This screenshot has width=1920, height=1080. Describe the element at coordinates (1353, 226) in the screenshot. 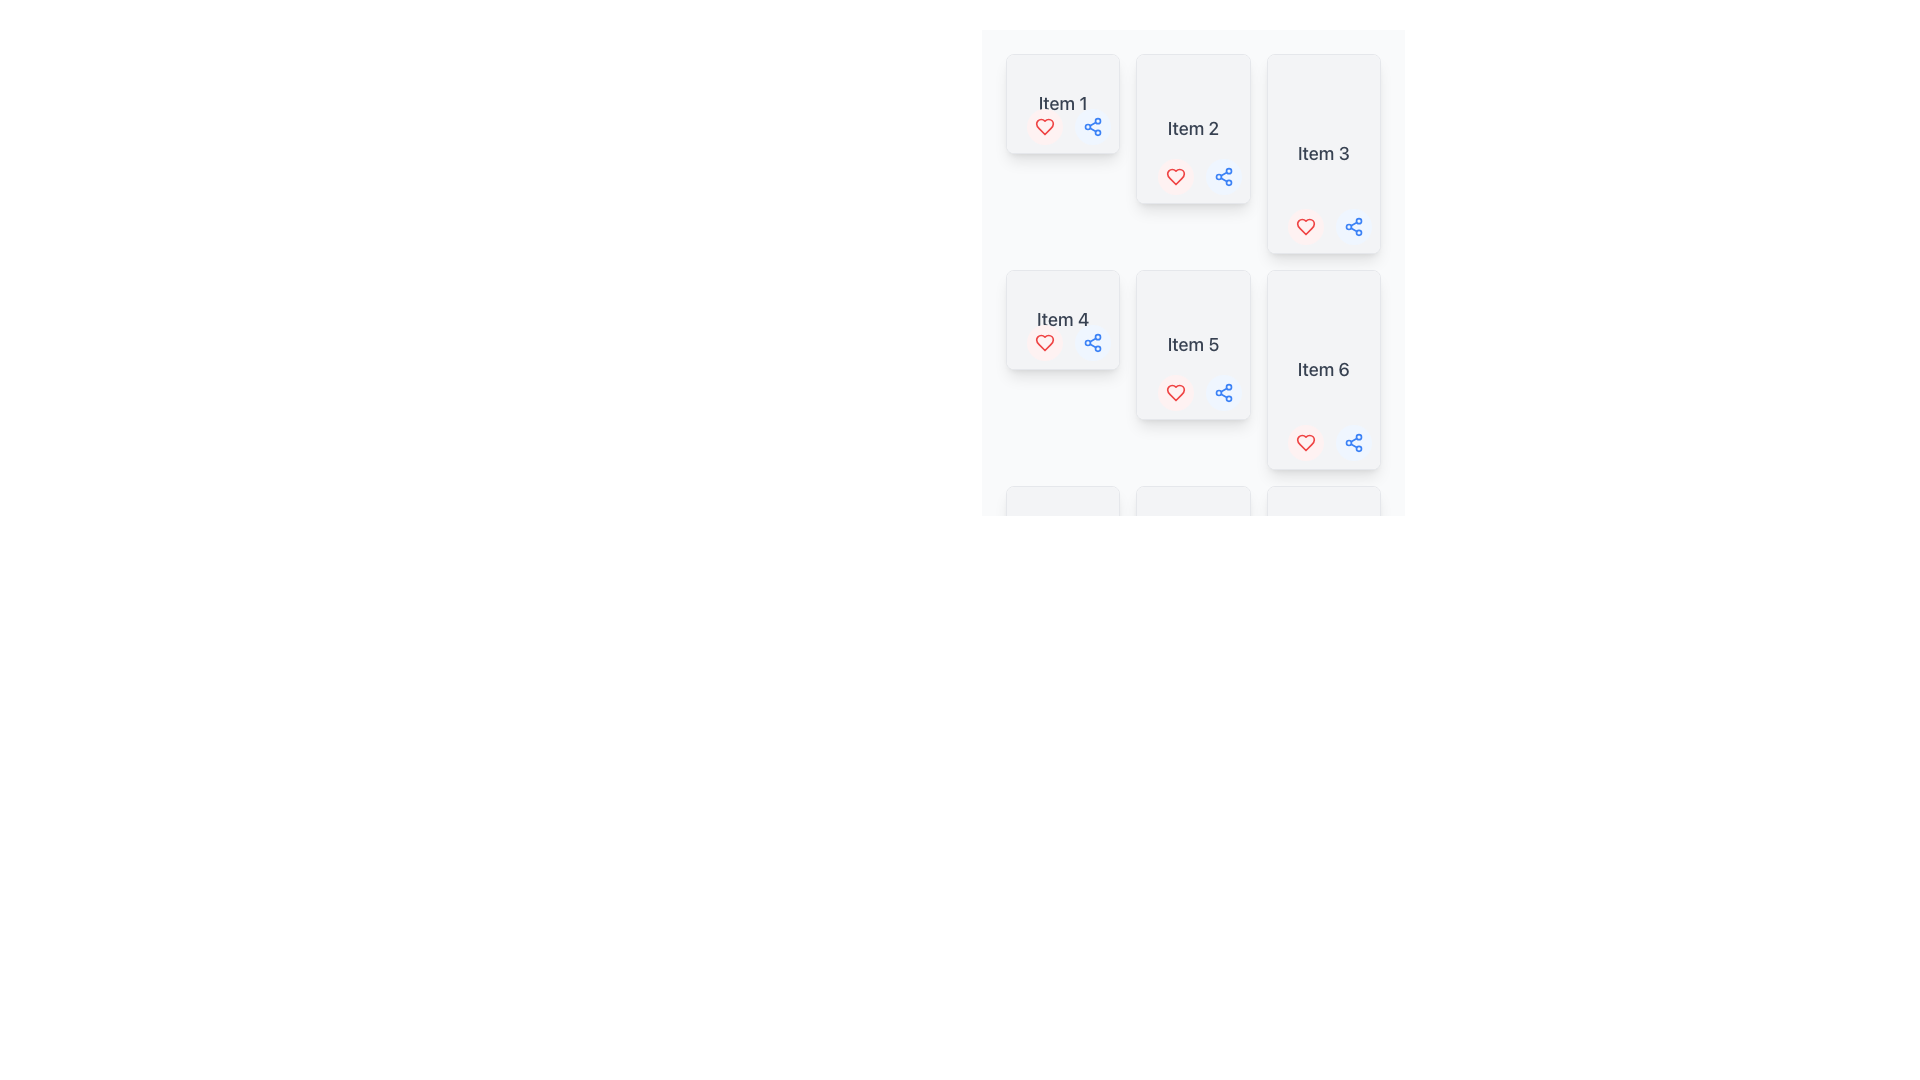

I see `the share button located at the bottom-right corner of the tile labeled 'Item 3'` at that location.